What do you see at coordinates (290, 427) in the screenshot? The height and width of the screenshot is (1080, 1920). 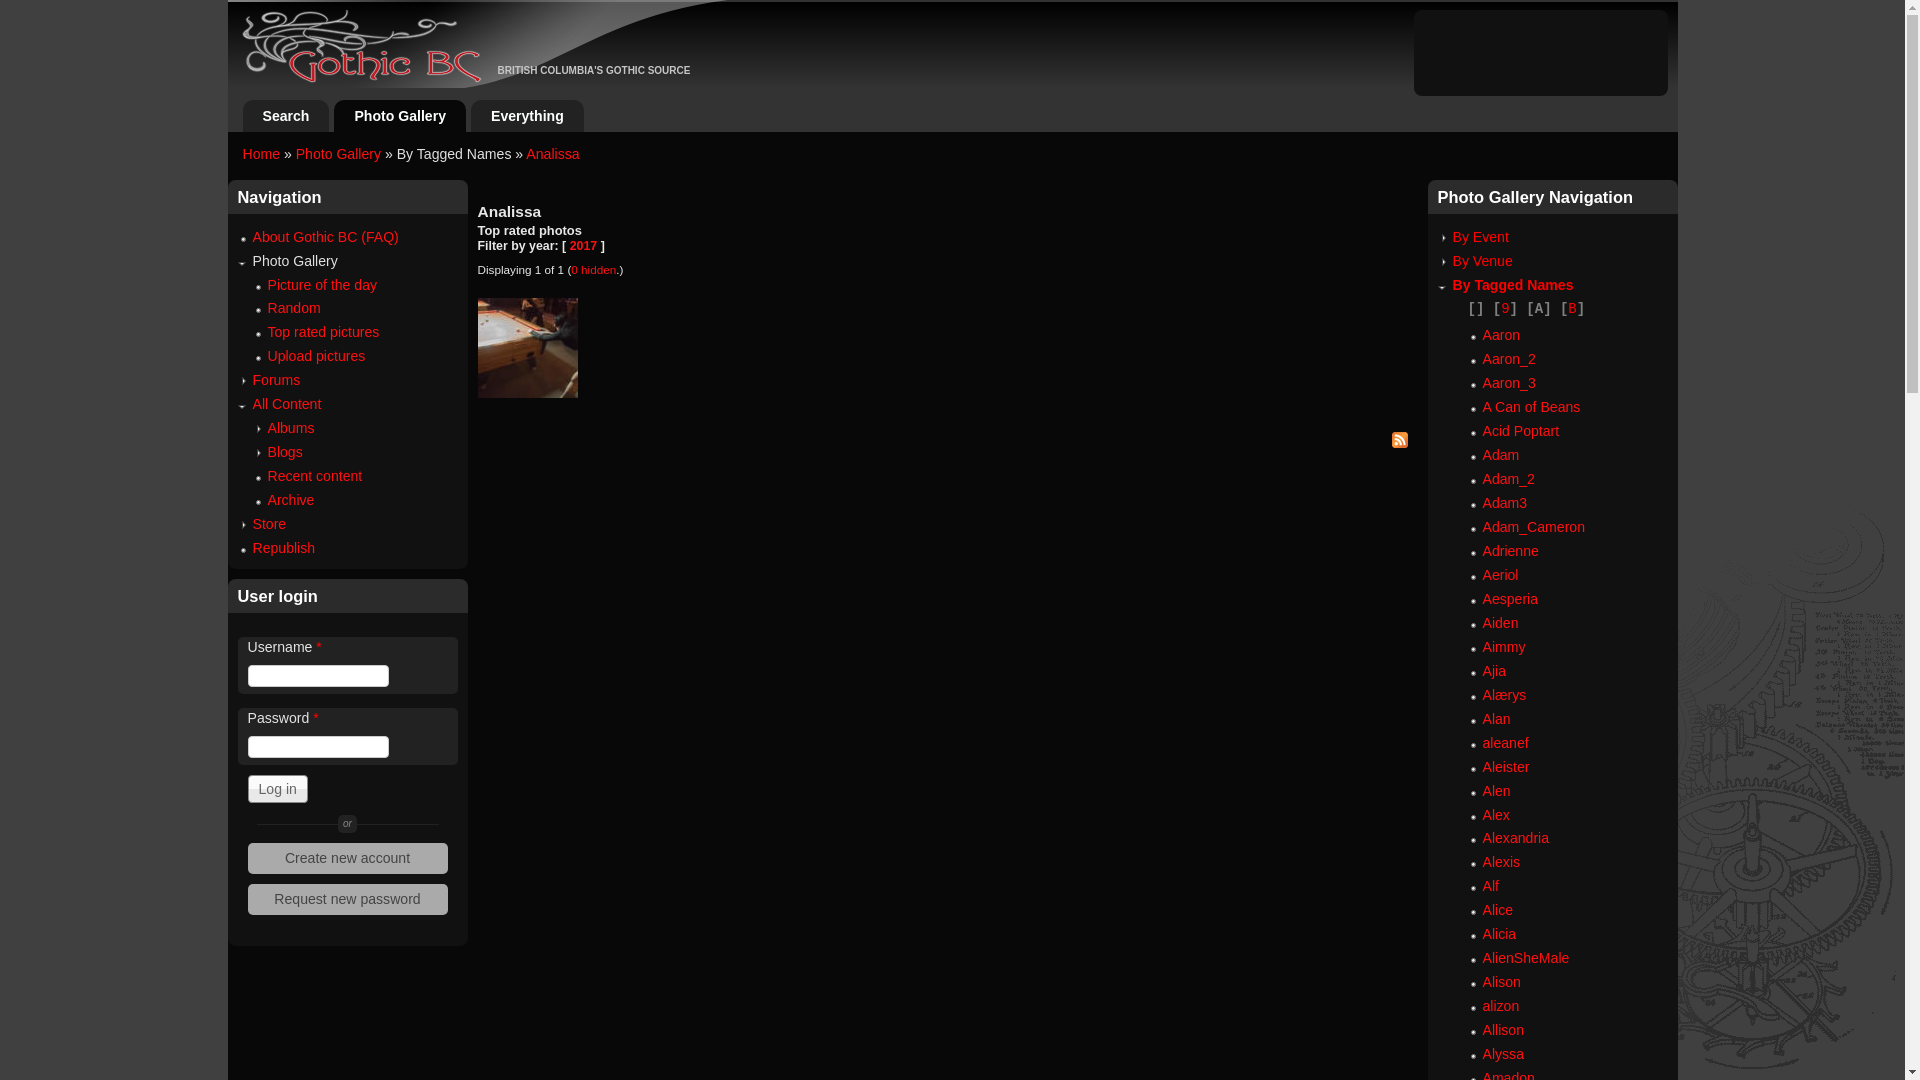 I see `'Albums'` at bounding box center [290, 427].